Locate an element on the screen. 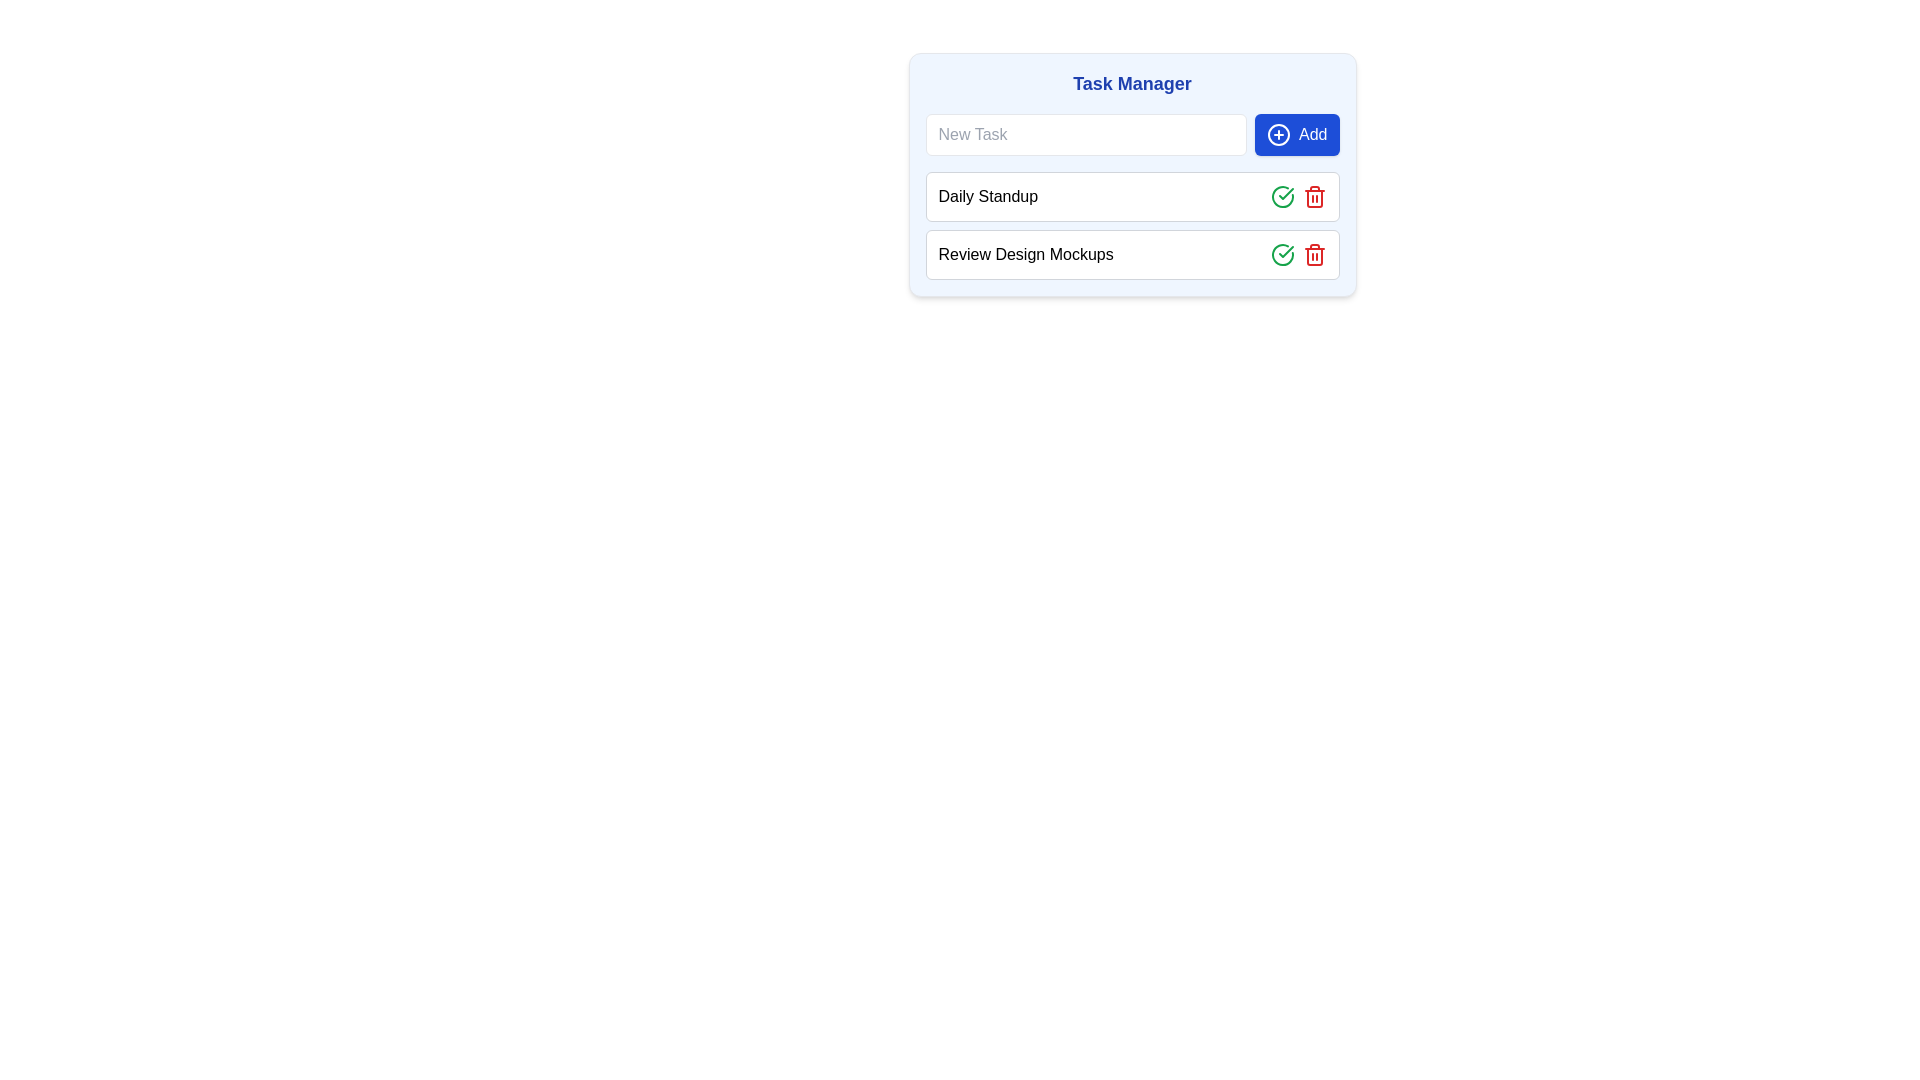 This screenshot has height=1080, width=1920. the checkbox icon for the 'Review Design Mockups' task is located at coordinates (1286, 193).